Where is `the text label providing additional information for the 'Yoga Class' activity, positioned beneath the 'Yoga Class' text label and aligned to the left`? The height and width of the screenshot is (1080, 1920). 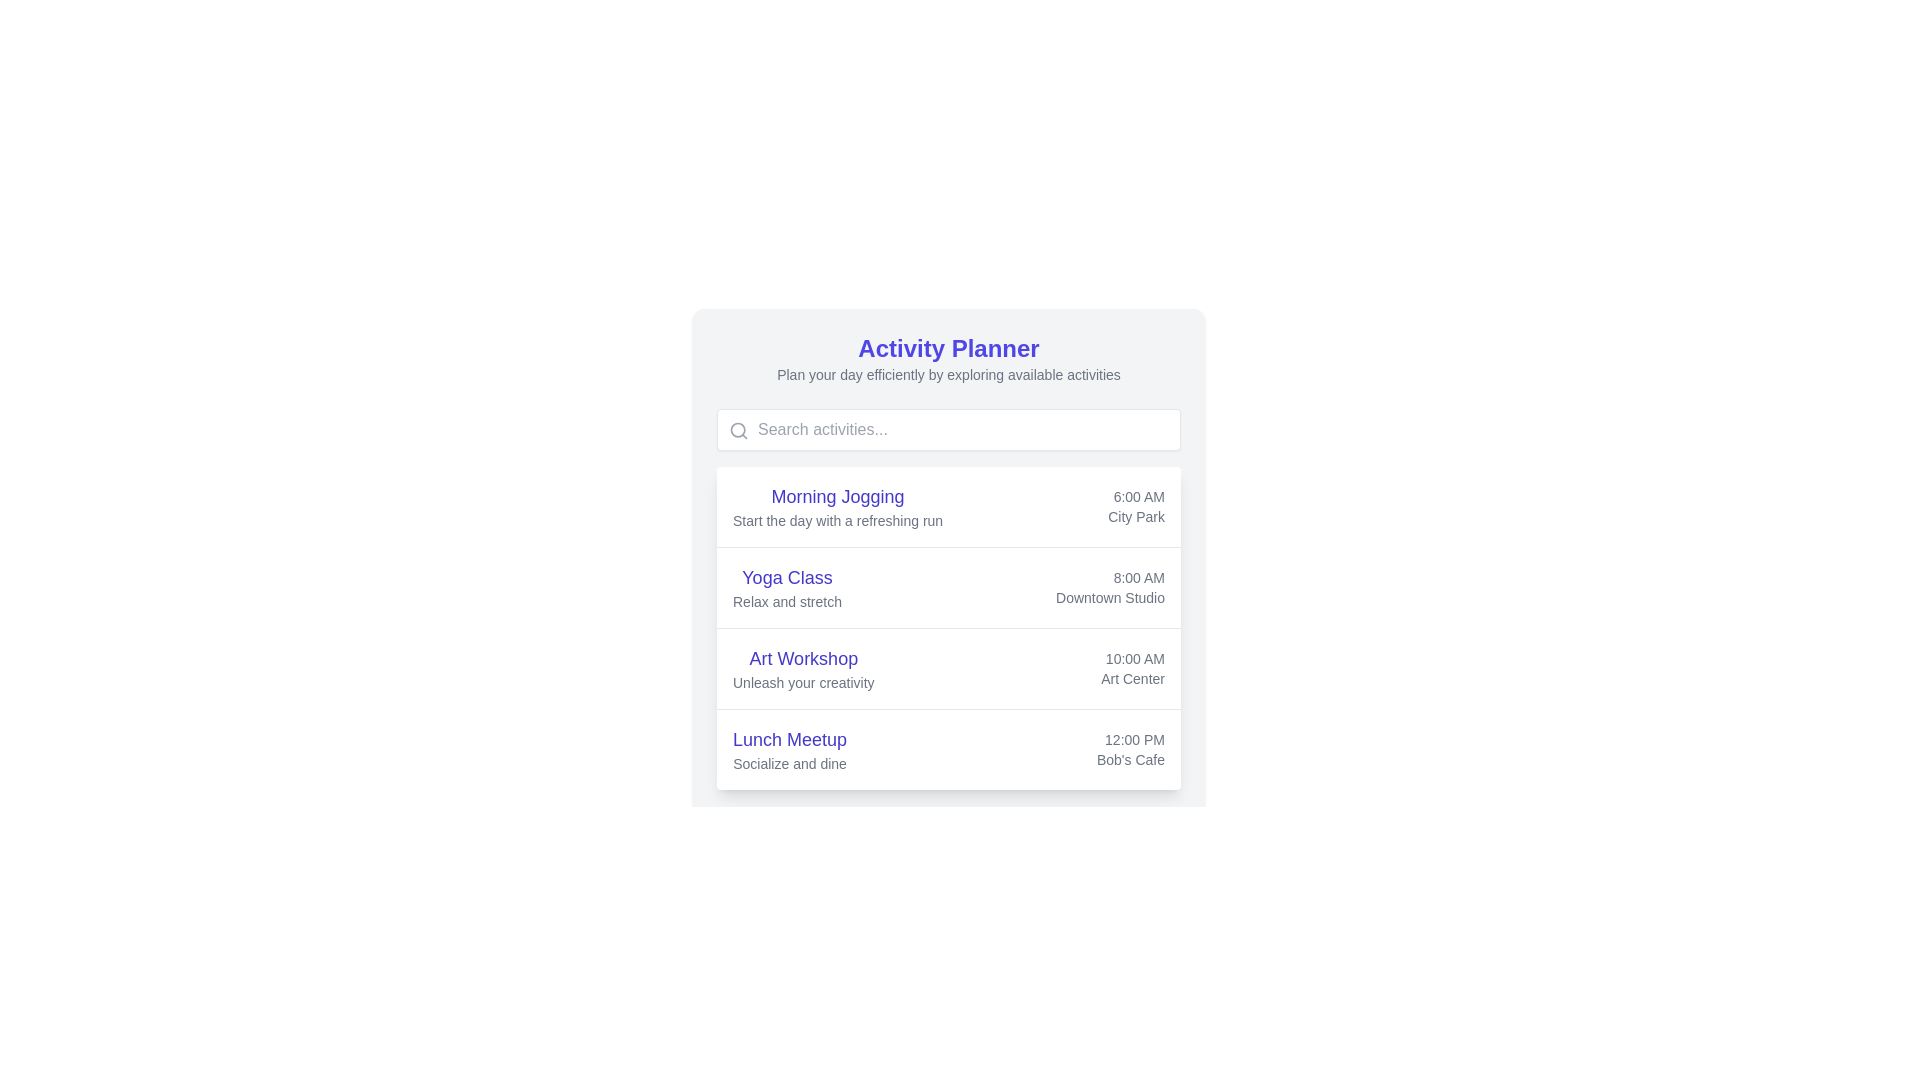 the text label providing additional information for the 'Yoga Class' activity, positioned beneath the 'Yoga Class' text label and aligned to the left is located at coordinates (786, 600).